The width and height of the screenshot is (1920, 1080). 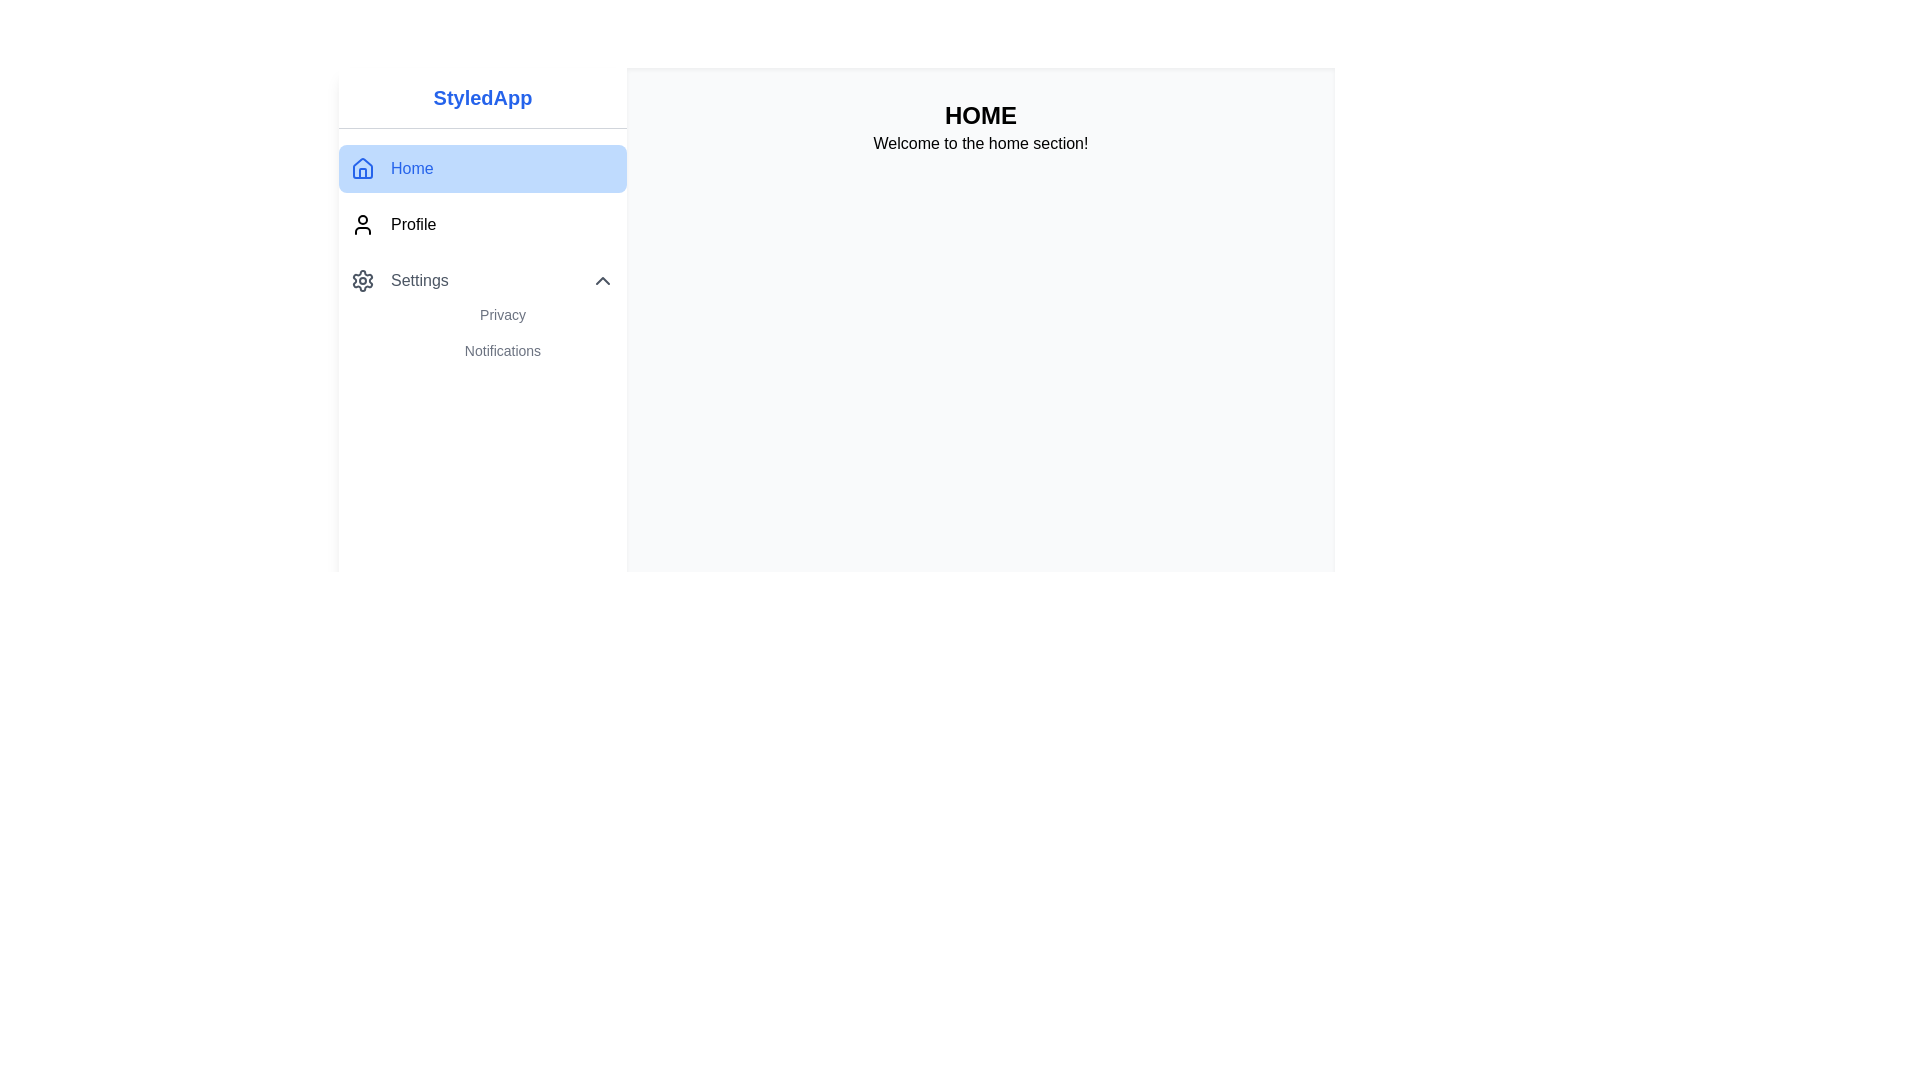 I want to click on the first navigation link or button in the 'Settings' sidebar that allows access to the Privacy section, so click(x=503, y=315).